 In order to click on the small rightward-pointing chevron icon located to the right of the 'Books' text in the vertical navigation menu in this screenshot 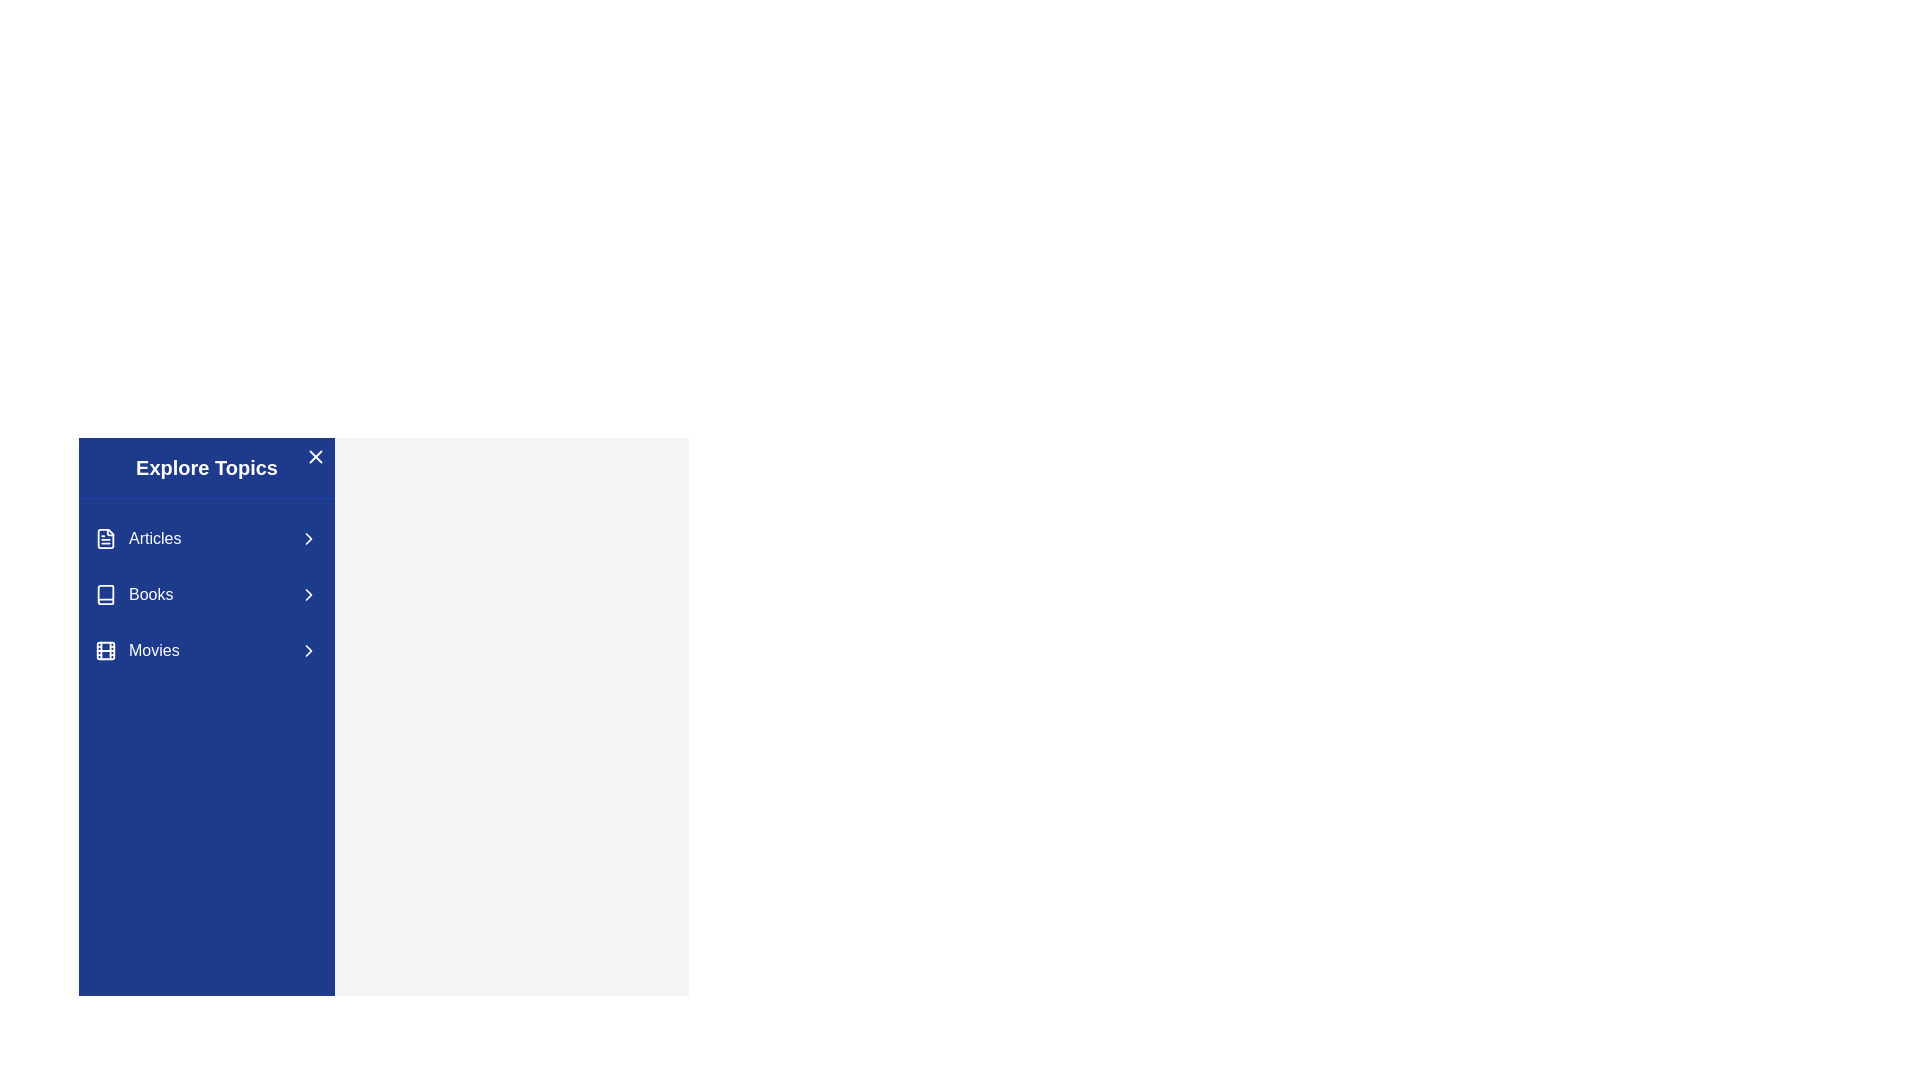, I will do `click(307, 593)`.